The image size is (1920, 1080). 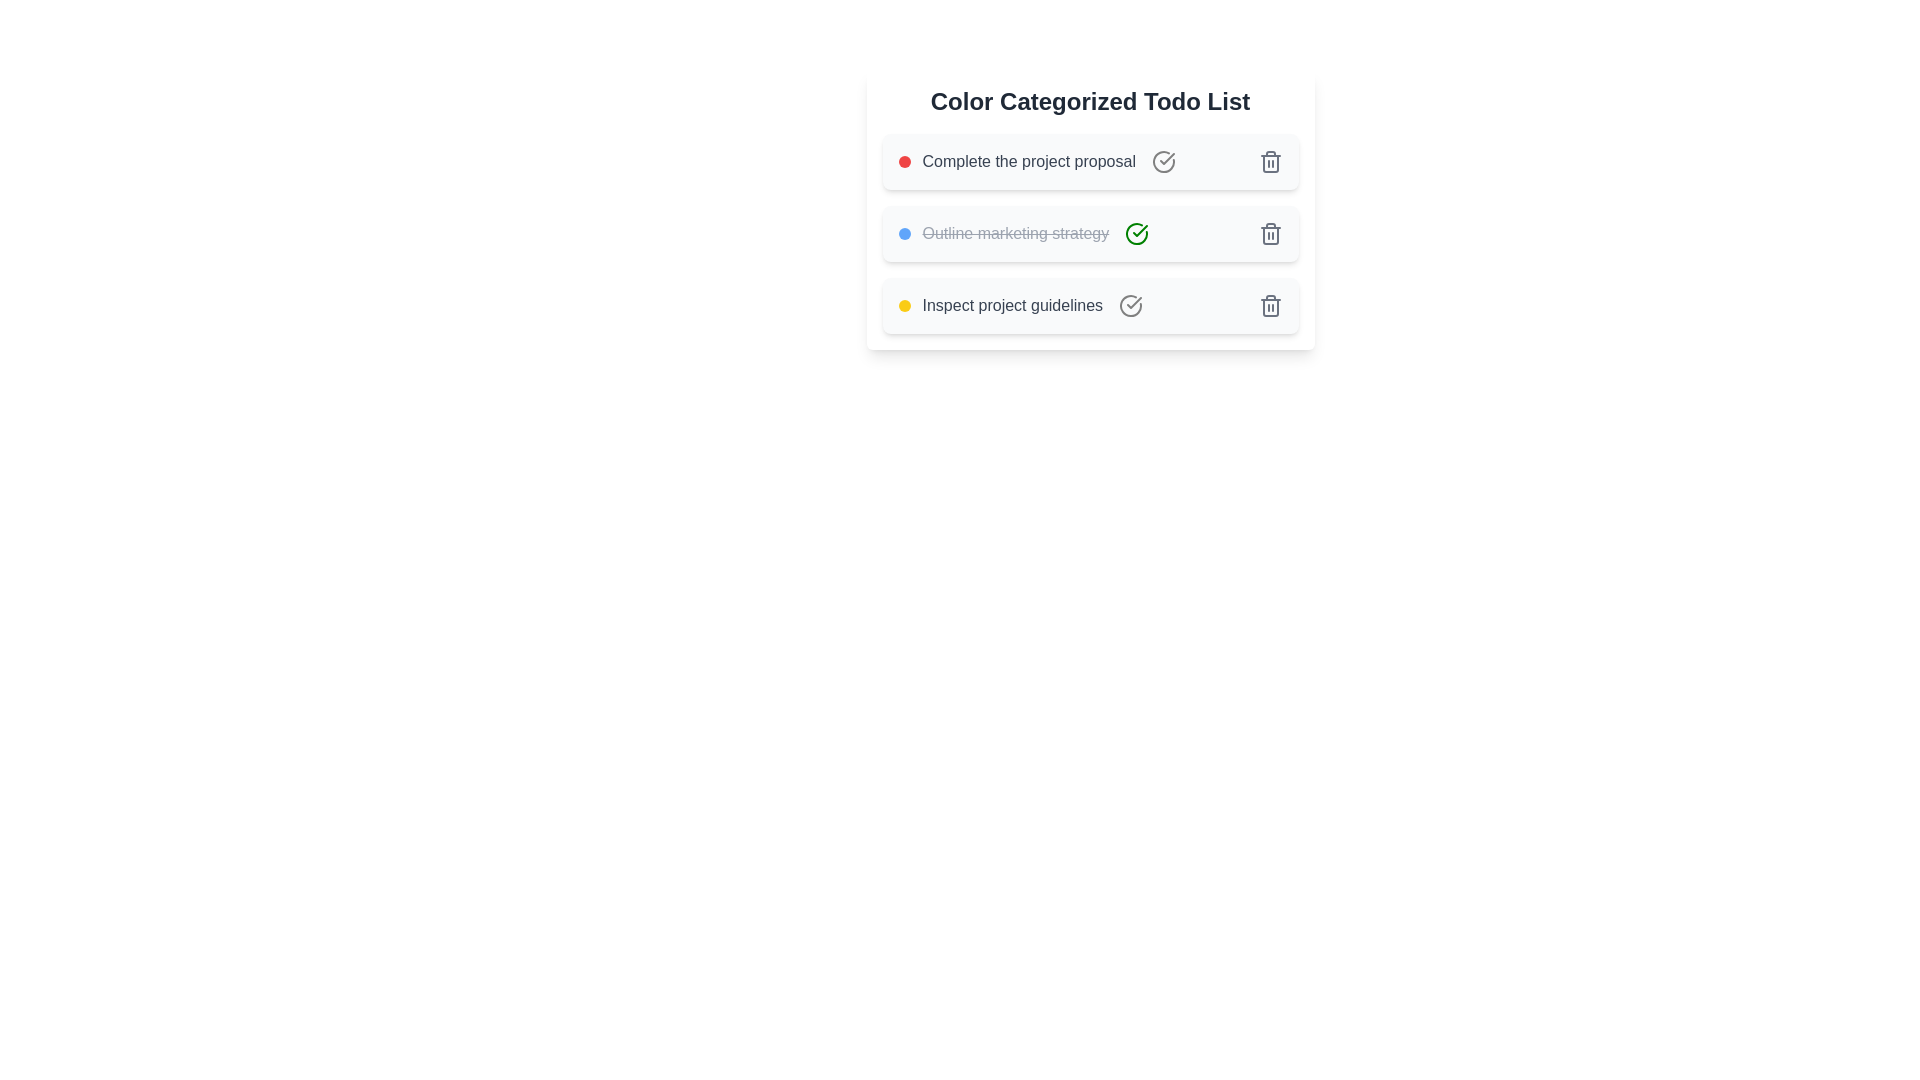 I want to click on the delete button for the task labeled 'Complete the project proposal', so click(x=1269, y=161).